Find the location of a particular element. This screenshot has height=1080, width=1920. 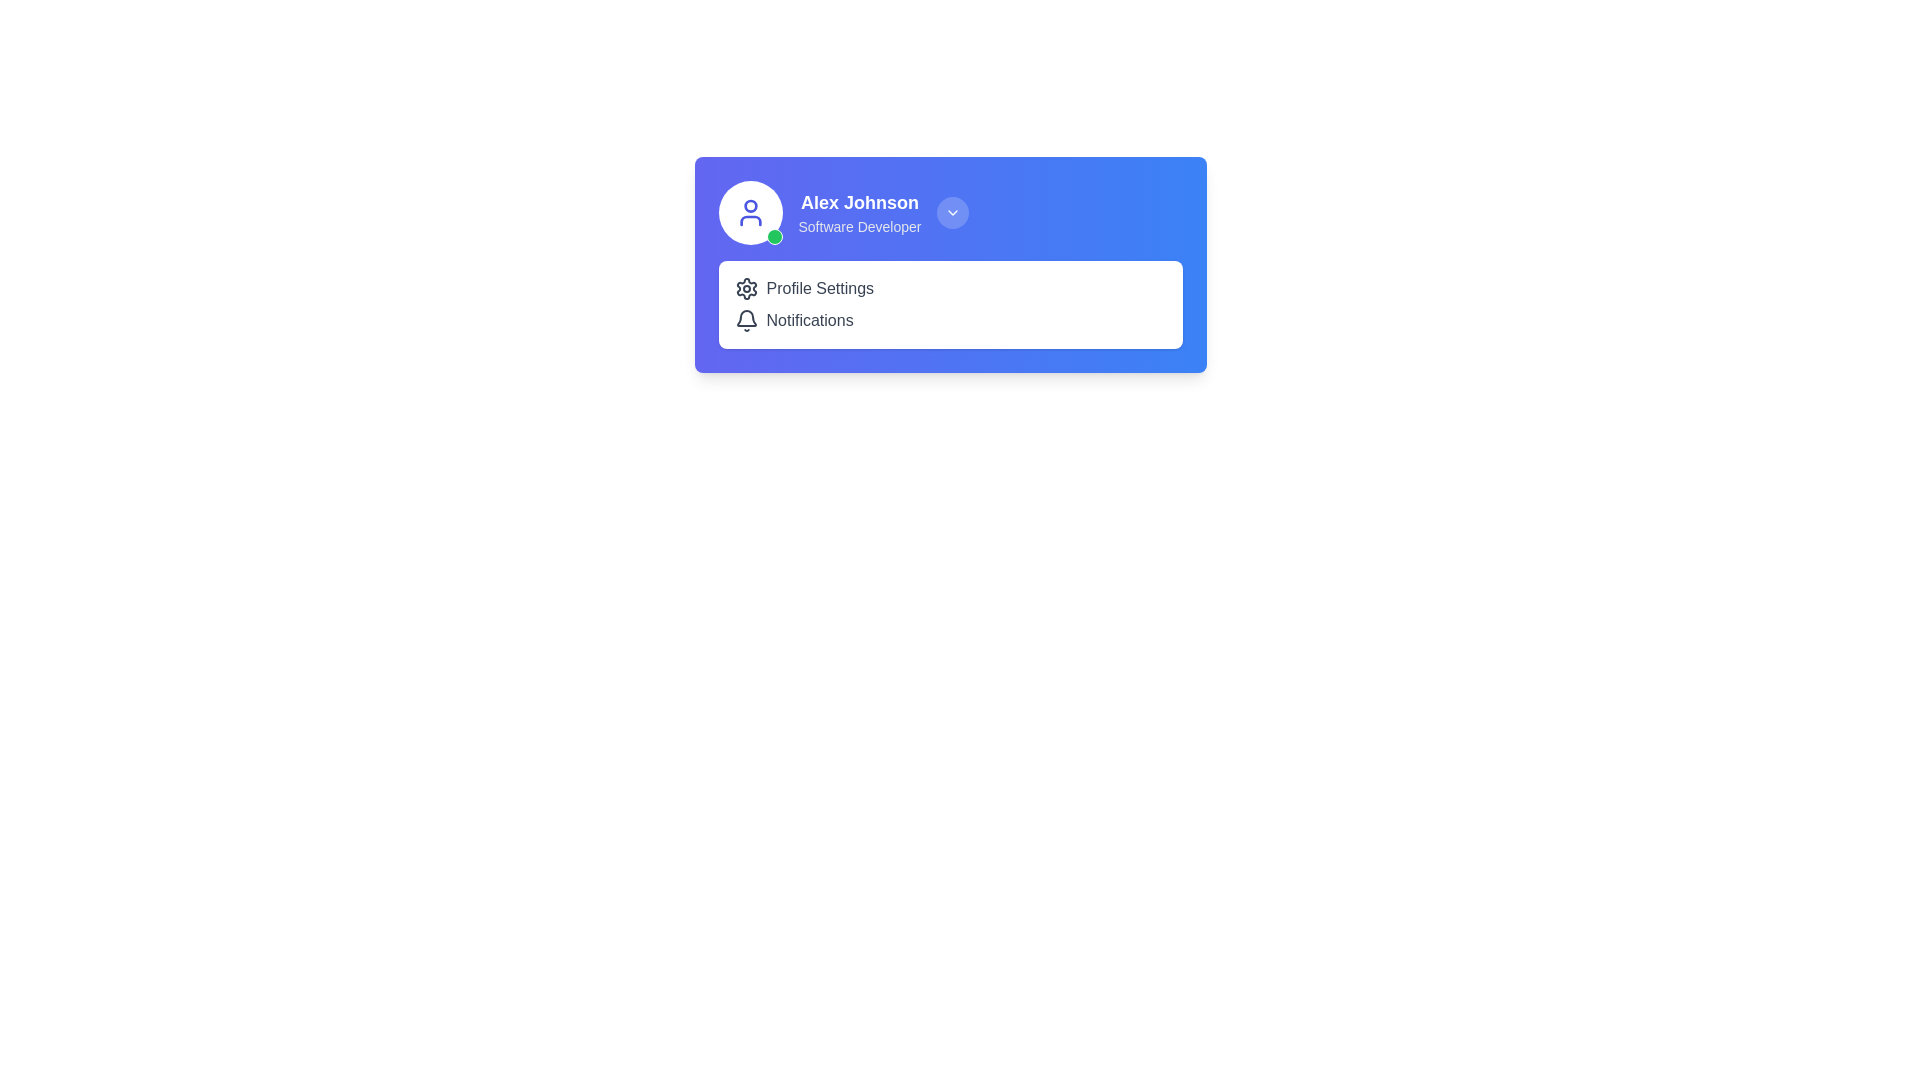

the text label displaying 'Software Developer', which is styled in a small gray font and positioned directly beneath the user name 'Alex Johnson' is located at coordinates (859, 226).